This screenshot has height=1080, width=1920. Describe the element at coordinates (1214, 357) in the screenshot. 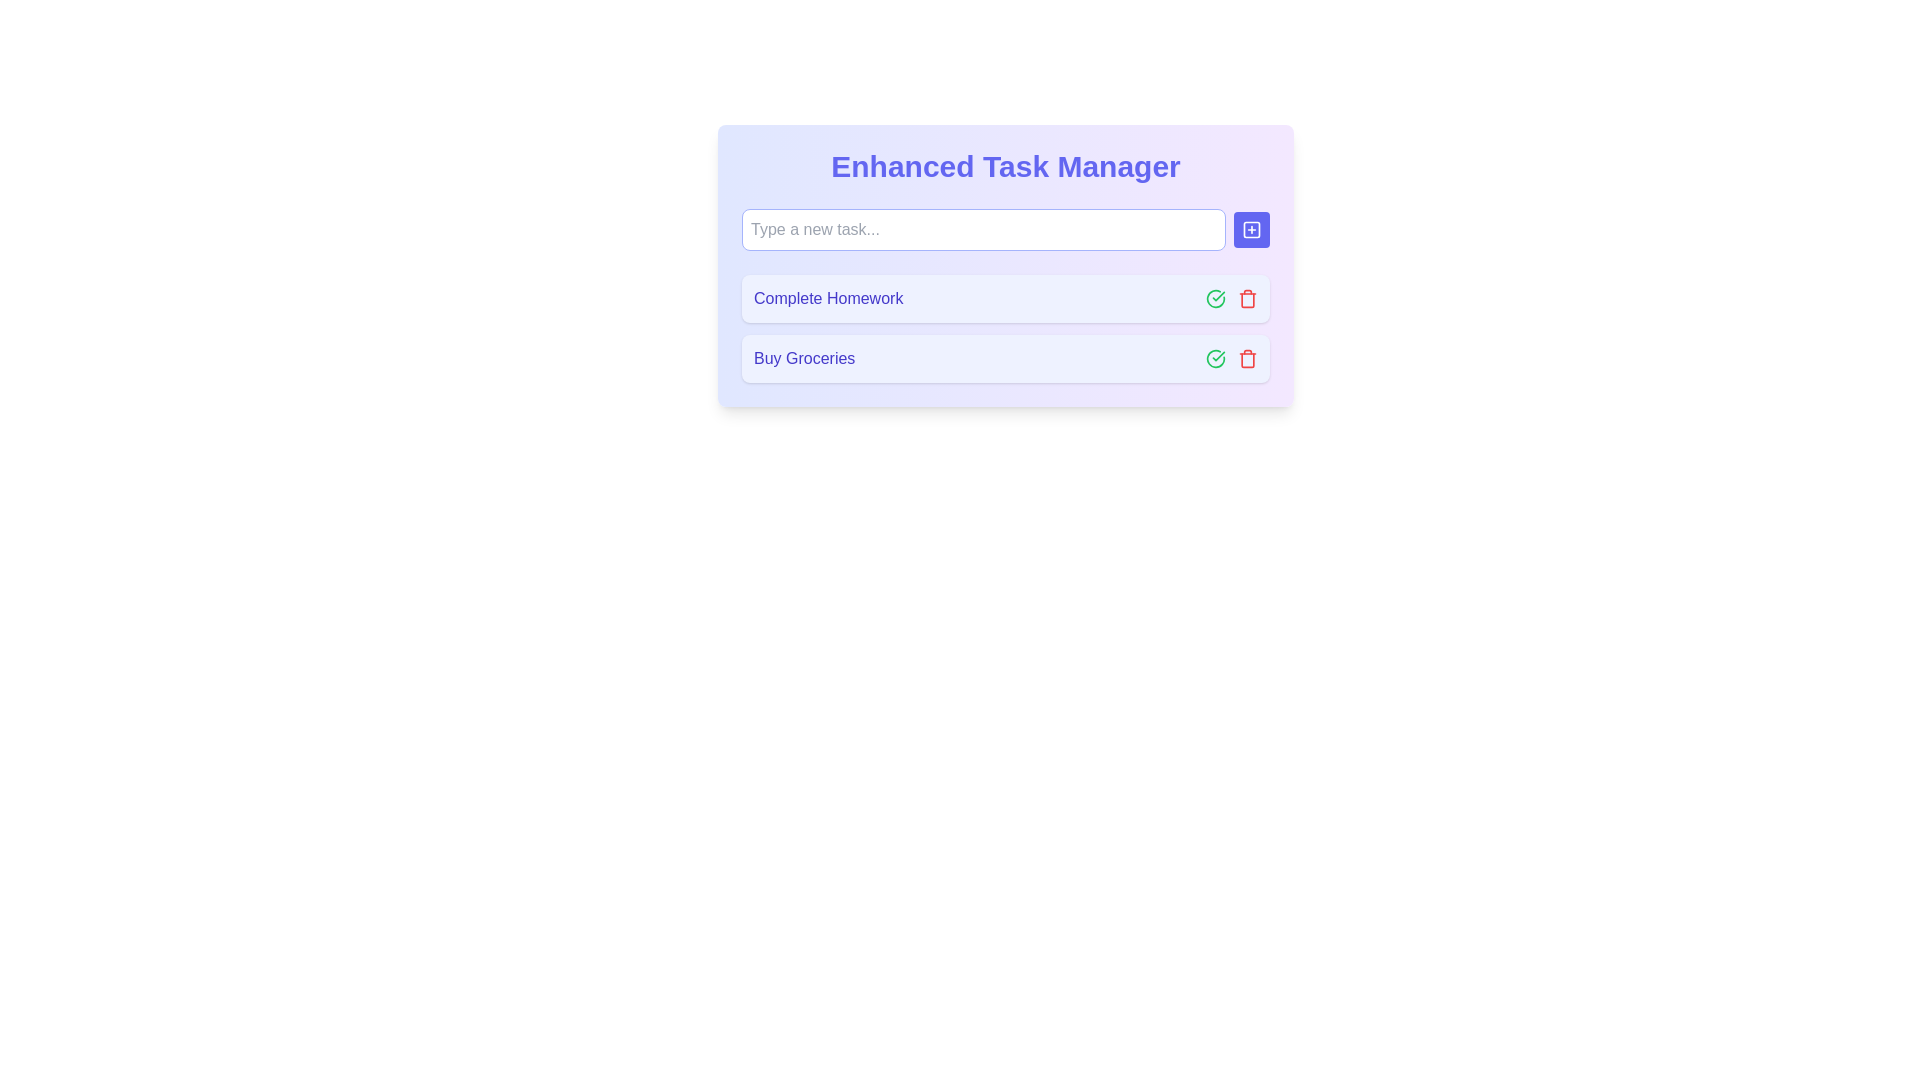

I see `the circular green stroke icon representing a completed task in the second task row of the task management application` at that location.